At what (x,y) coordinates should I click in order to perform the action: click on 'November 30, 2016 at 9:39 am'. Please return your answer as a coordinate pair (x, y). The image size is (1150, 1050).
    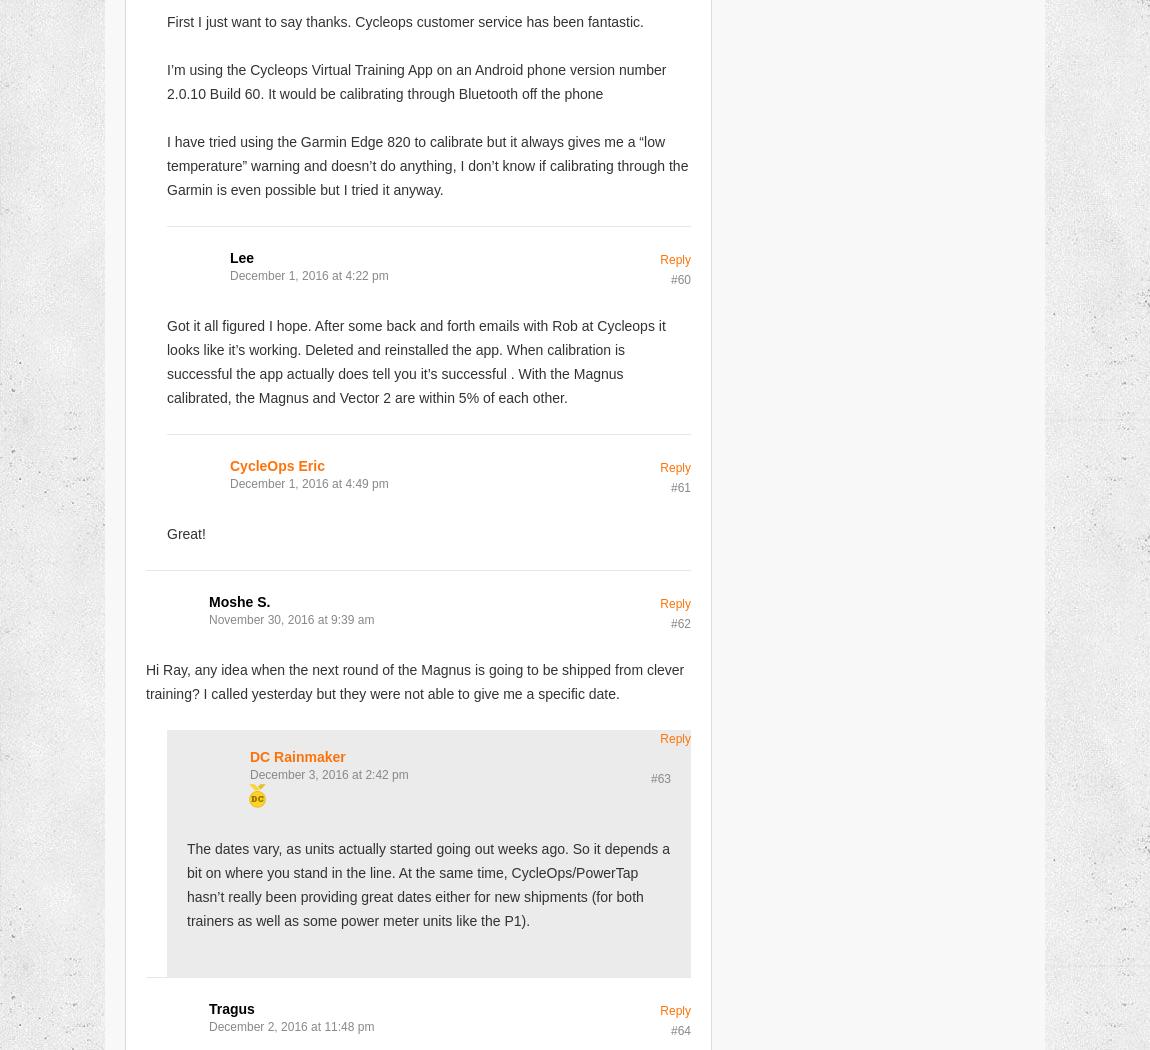
    Looking at the image, I should click on (291, 618).